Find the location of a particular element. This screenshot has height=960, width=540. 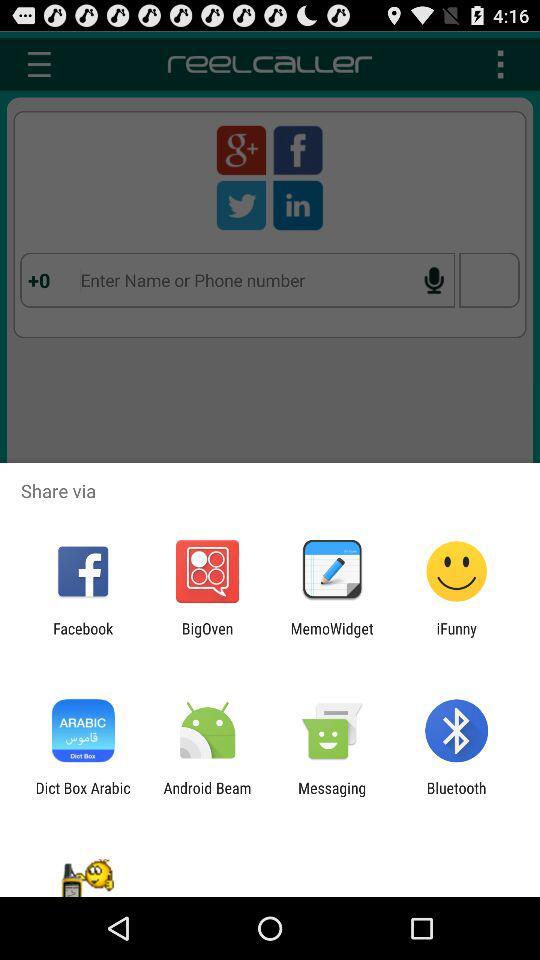

the icon next to the messaging app is located at coordinates (456, 796).